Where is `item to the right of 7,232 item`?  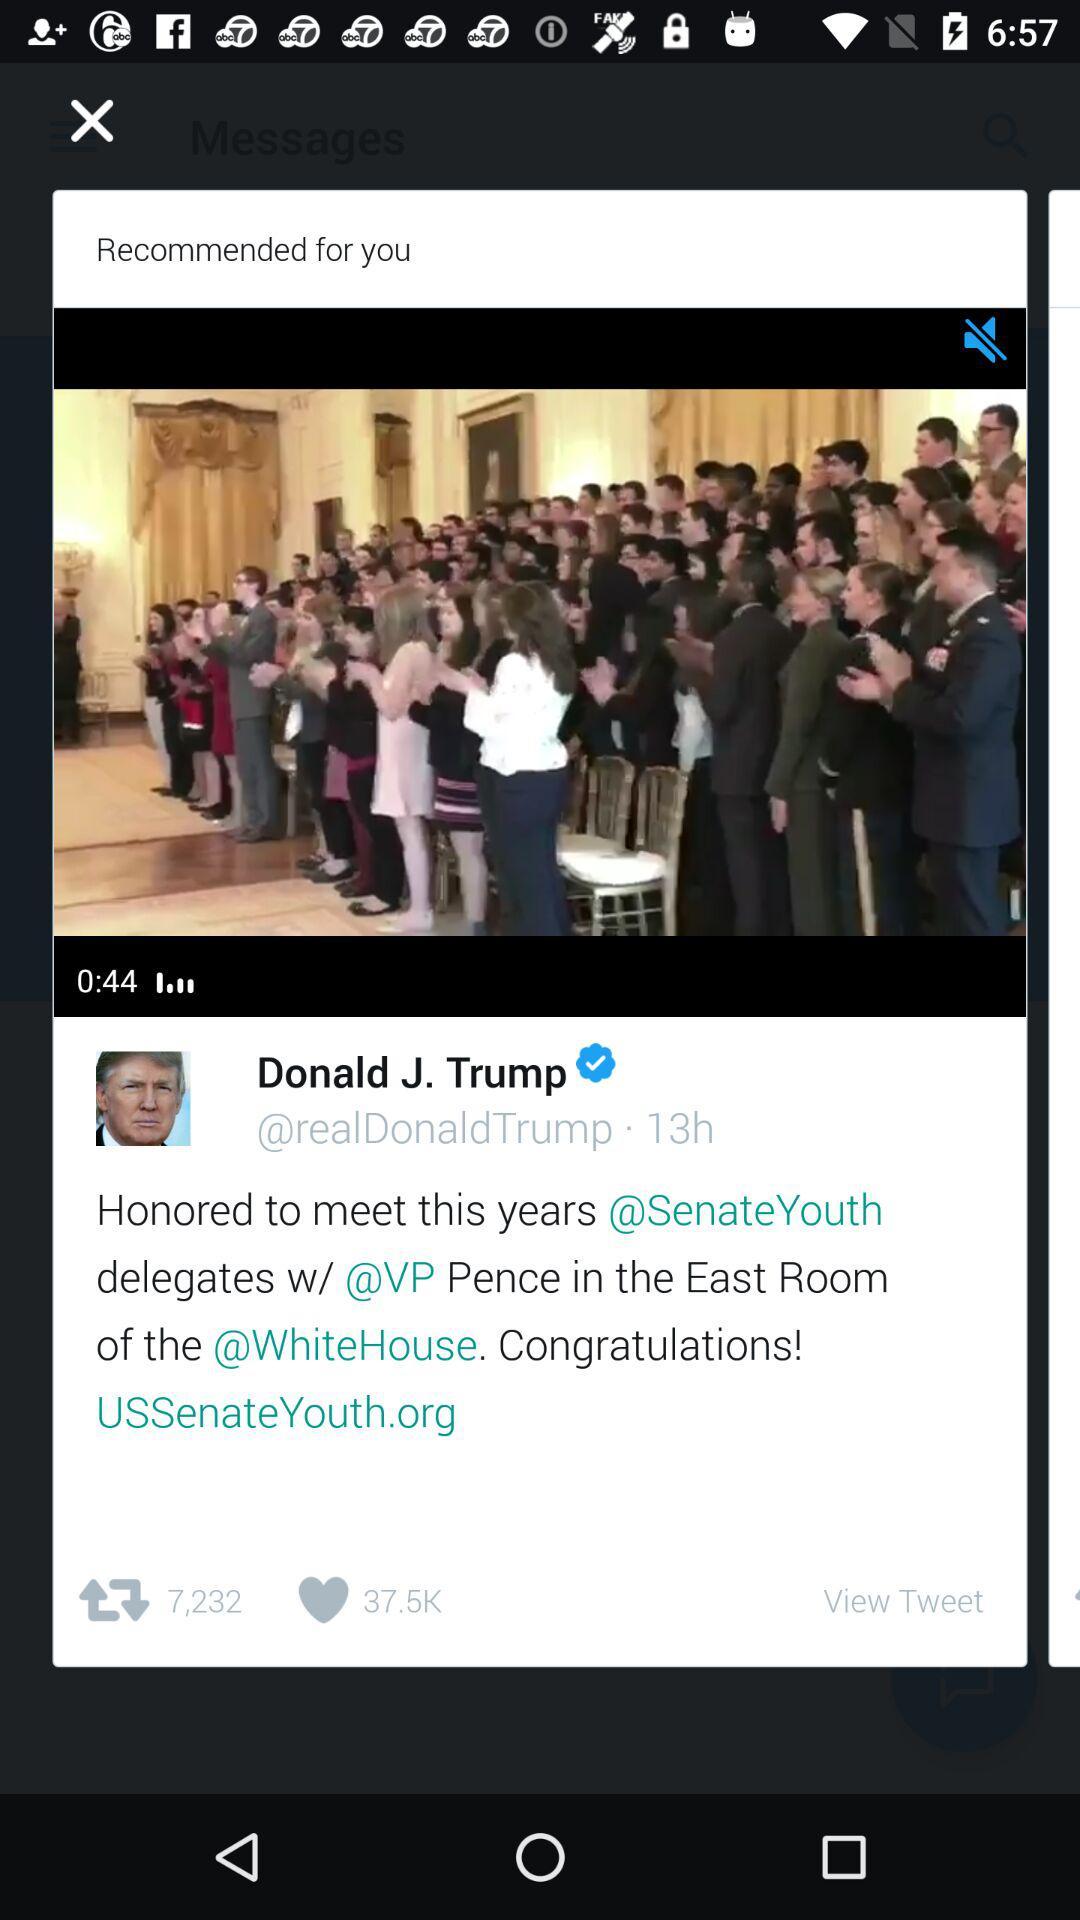
item to the right of 7,232 item is located at coordinates (363, 1600).